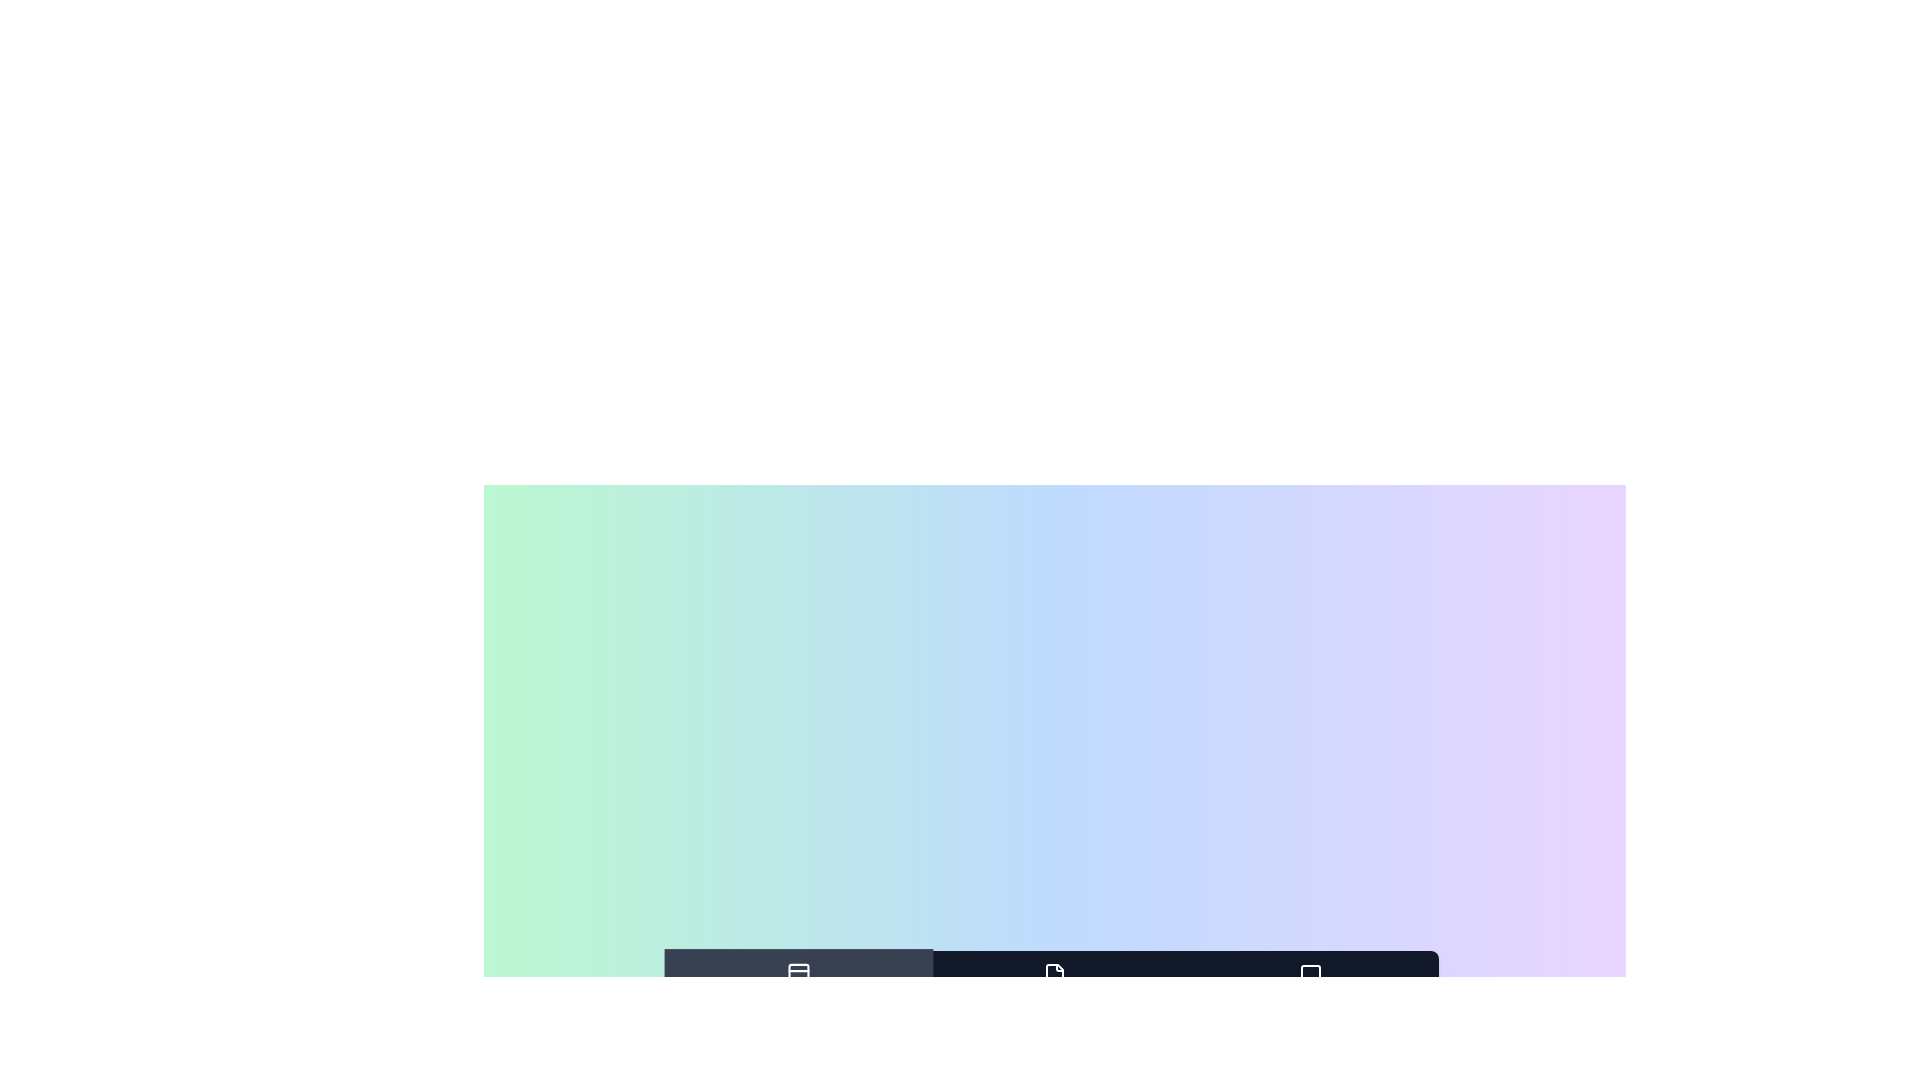 This screenshot has height=1080, width=1920. What do you see at coordinates (797, 987) in the screenshot?
I see `the tab labeled Dashboard` at bounding box center [797, 987].